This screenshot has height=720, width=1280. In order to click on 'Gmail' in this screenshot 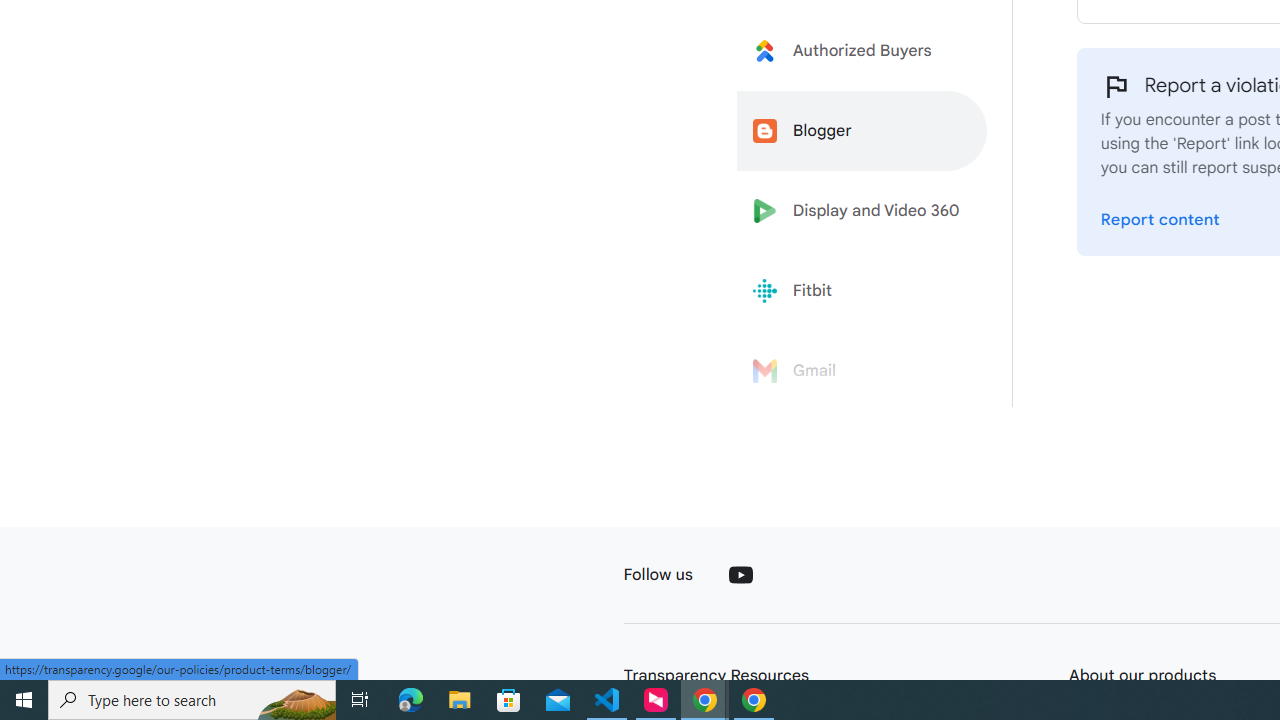, I will do `click(862, 371)`.